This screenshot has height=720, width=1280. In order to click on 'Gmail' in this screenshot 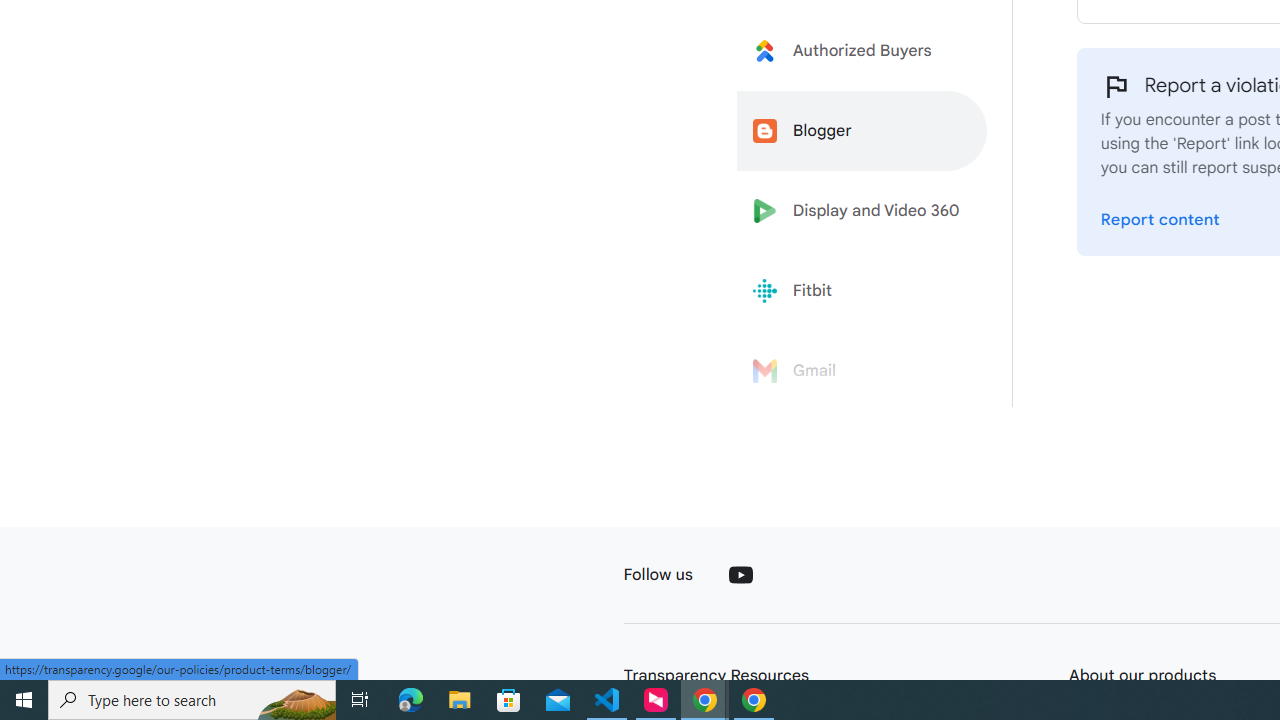, I will do `click(862, 371)`.